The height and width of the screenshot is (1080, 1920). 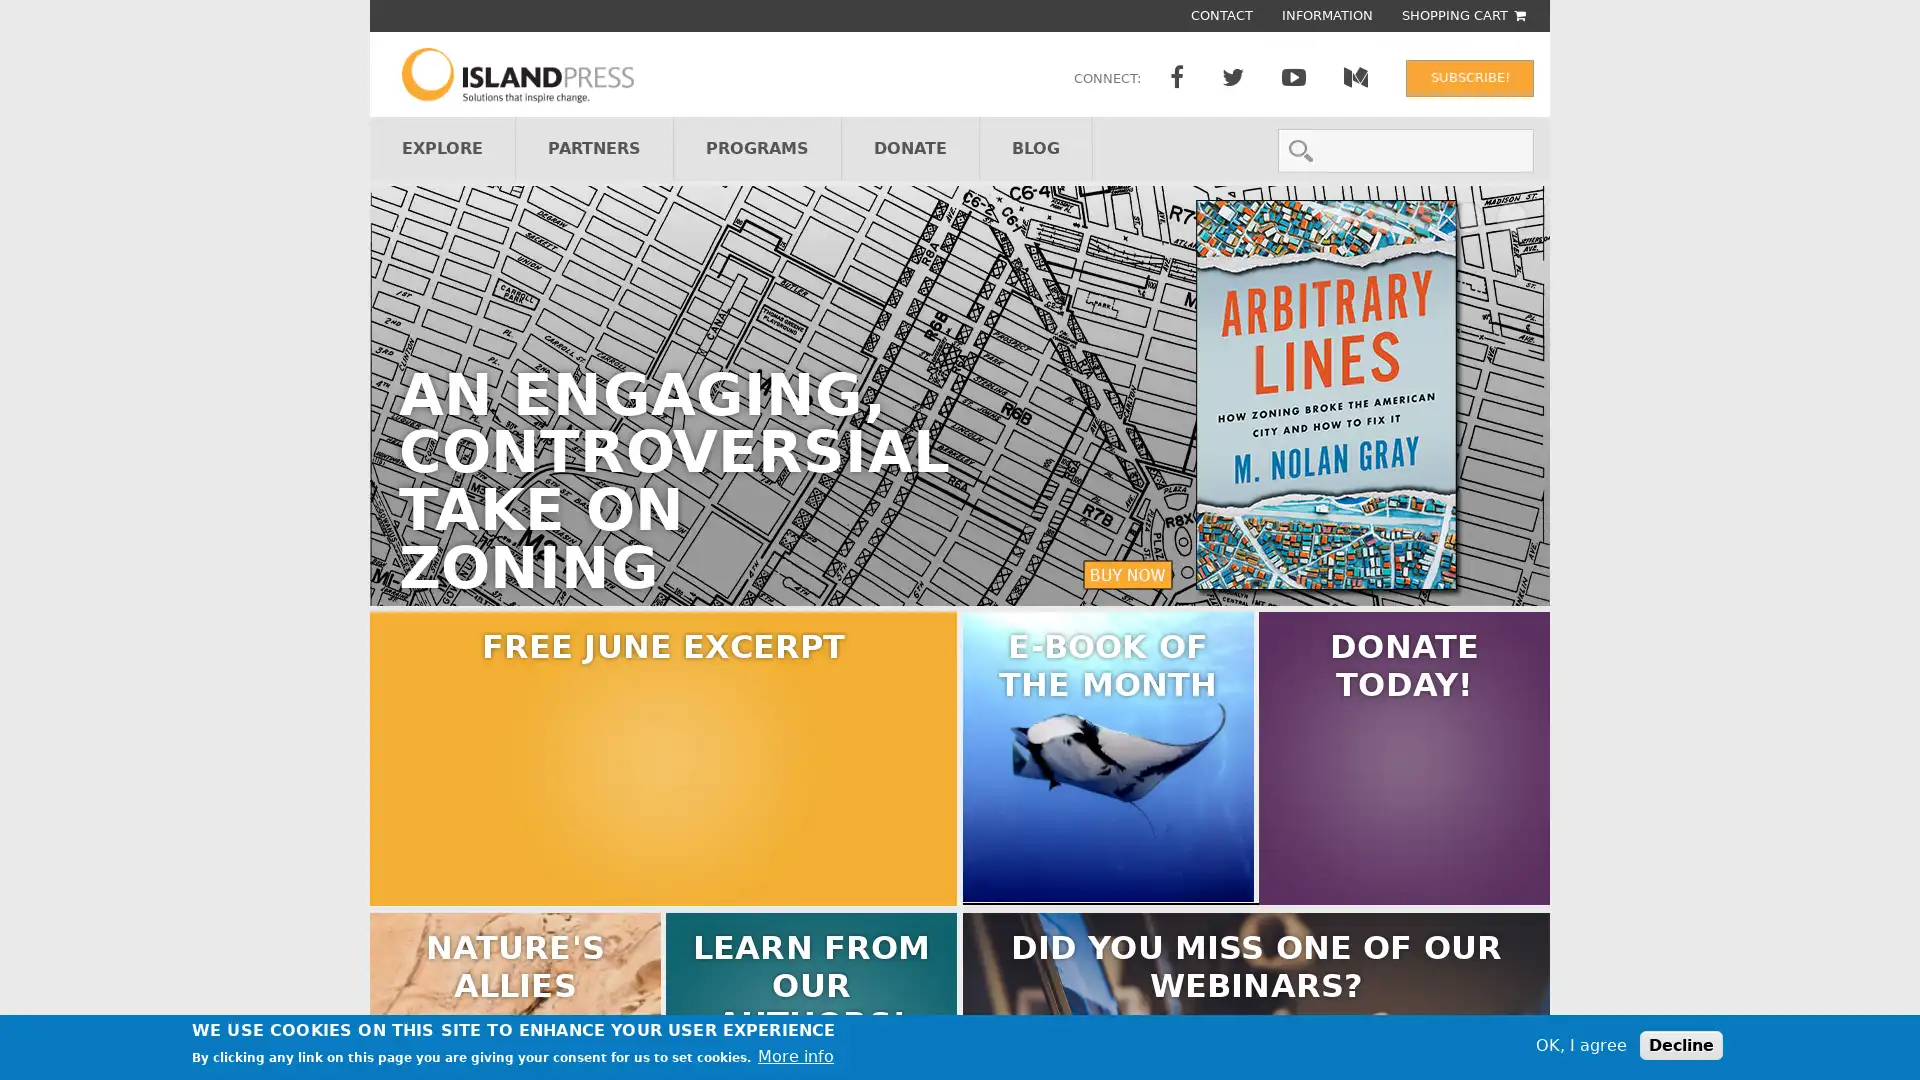 What do you see at coordinates (1580, 1044) in the screenshot?
I see `OK, I agree` at bounding box center [1580, 1044].